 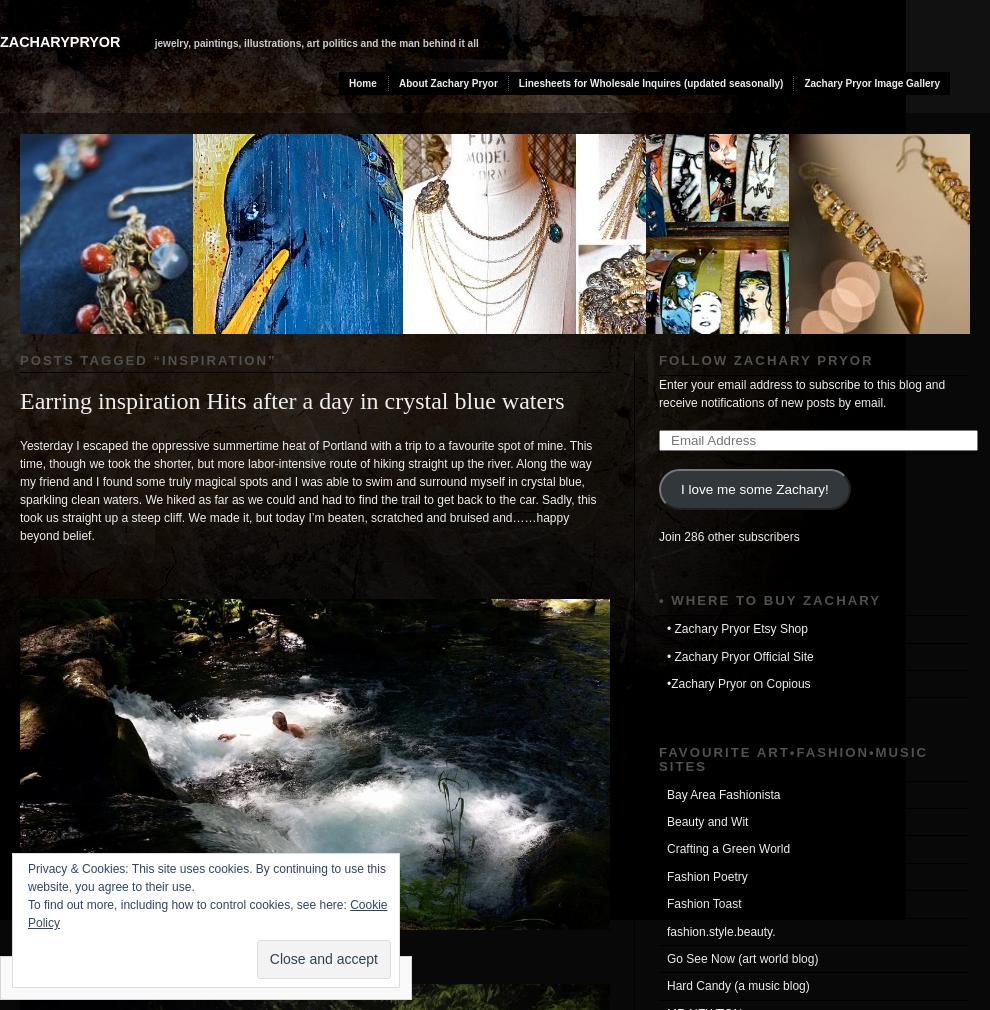 What do you see at coordinates (327, 978) in the screenshot?
I see `'Follow'` at bounding box center [327, 978].